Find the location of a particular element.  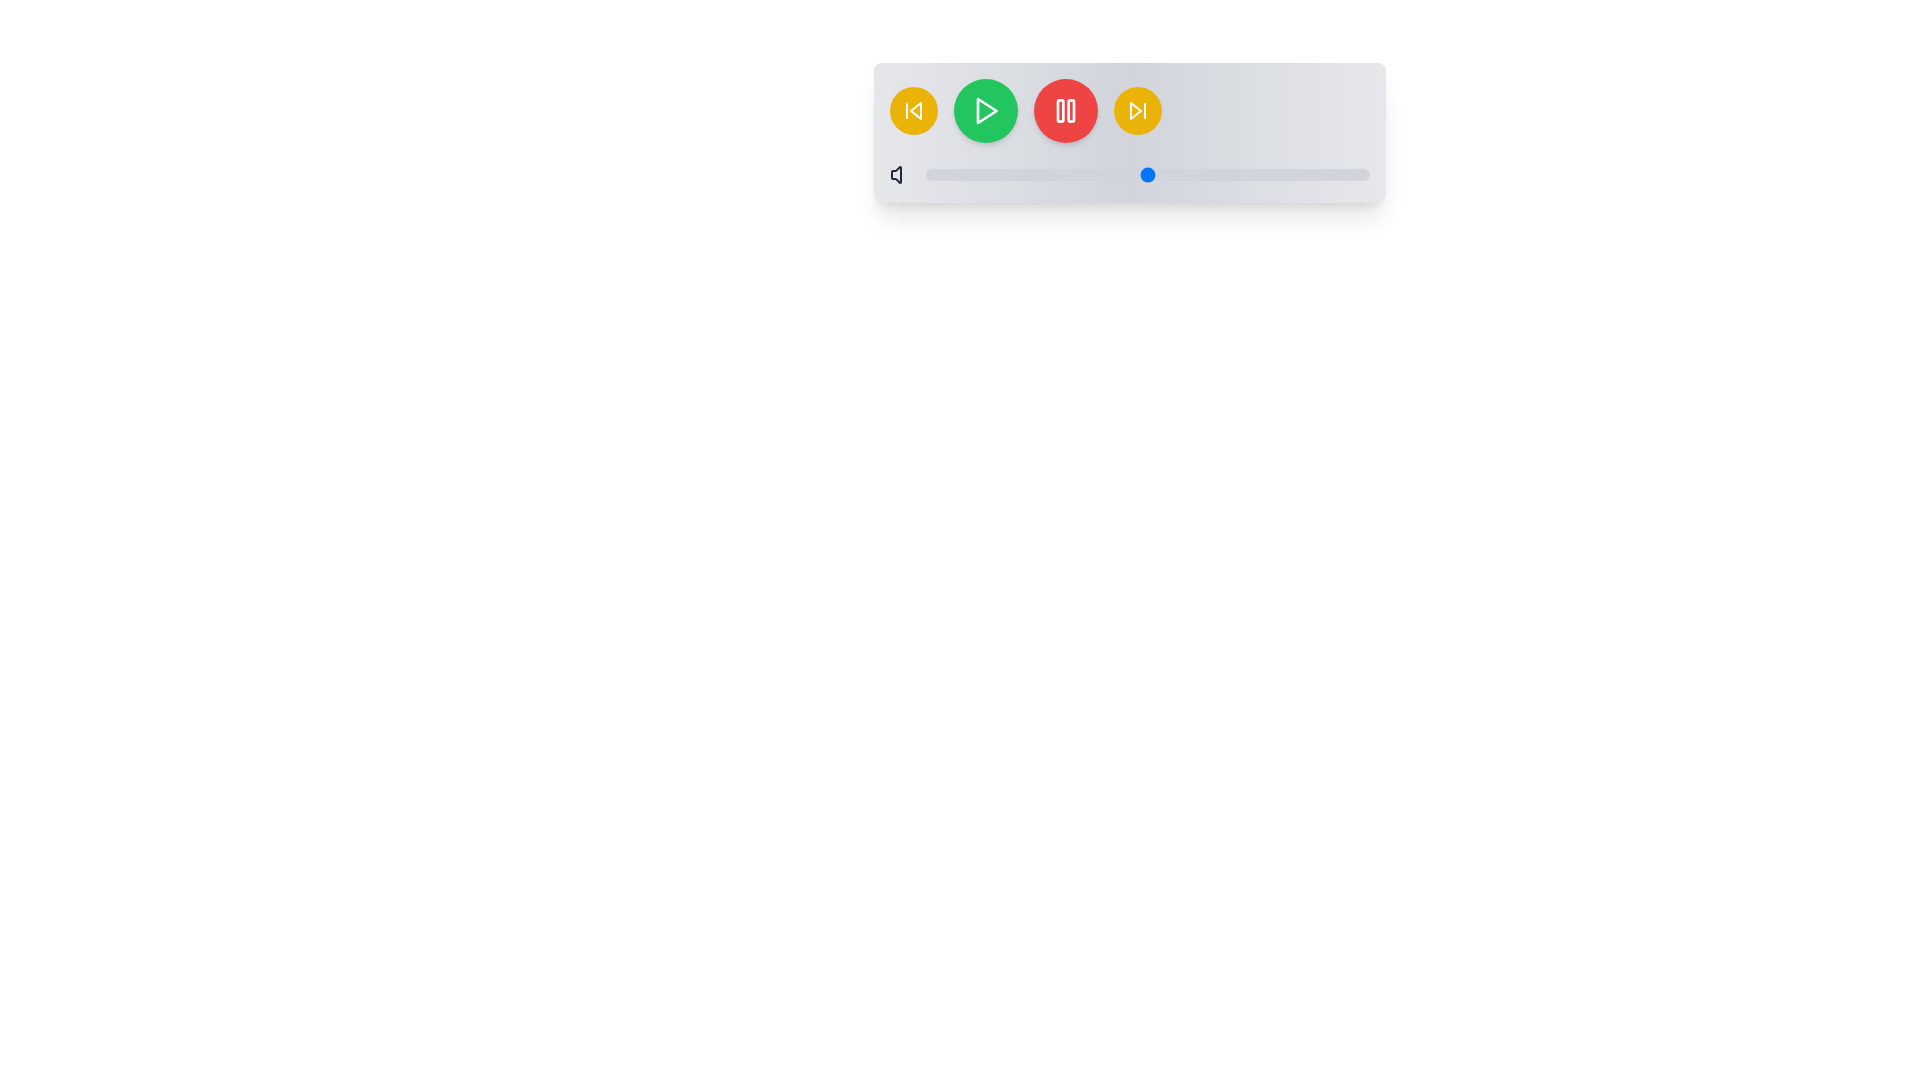

the slider is located at coordinates (1285, 173).